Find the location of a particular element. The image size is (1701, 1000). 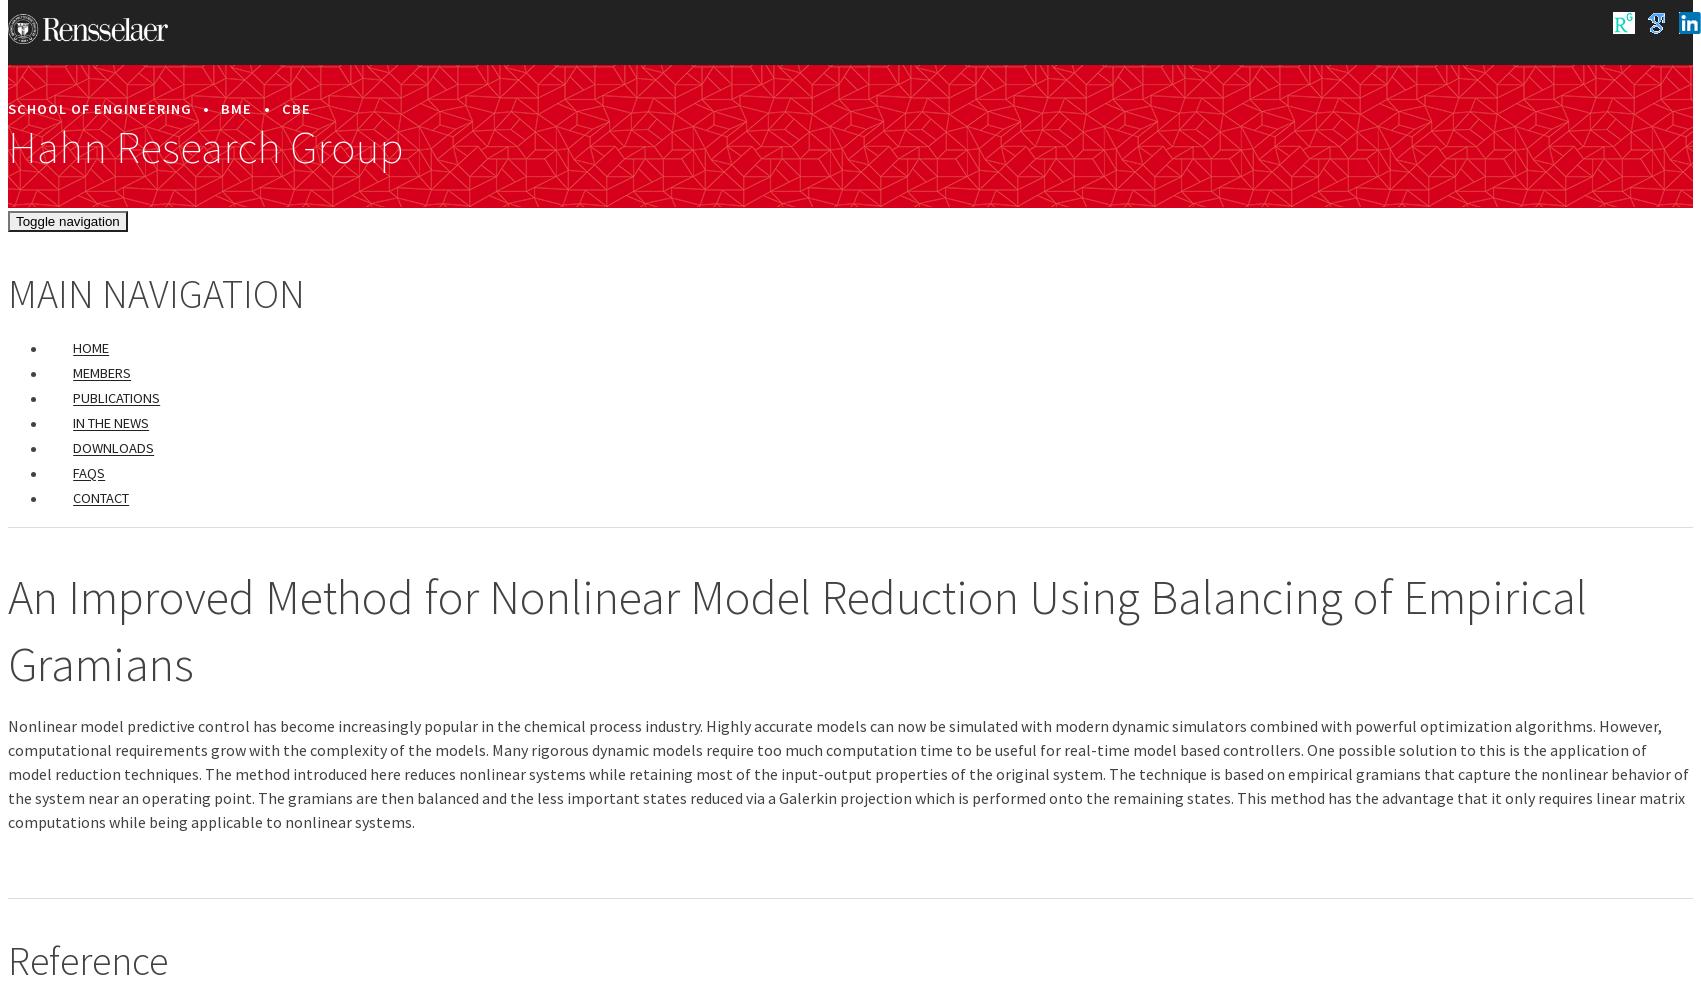

'Toggle navigation' is located at coordinates (15, 219).